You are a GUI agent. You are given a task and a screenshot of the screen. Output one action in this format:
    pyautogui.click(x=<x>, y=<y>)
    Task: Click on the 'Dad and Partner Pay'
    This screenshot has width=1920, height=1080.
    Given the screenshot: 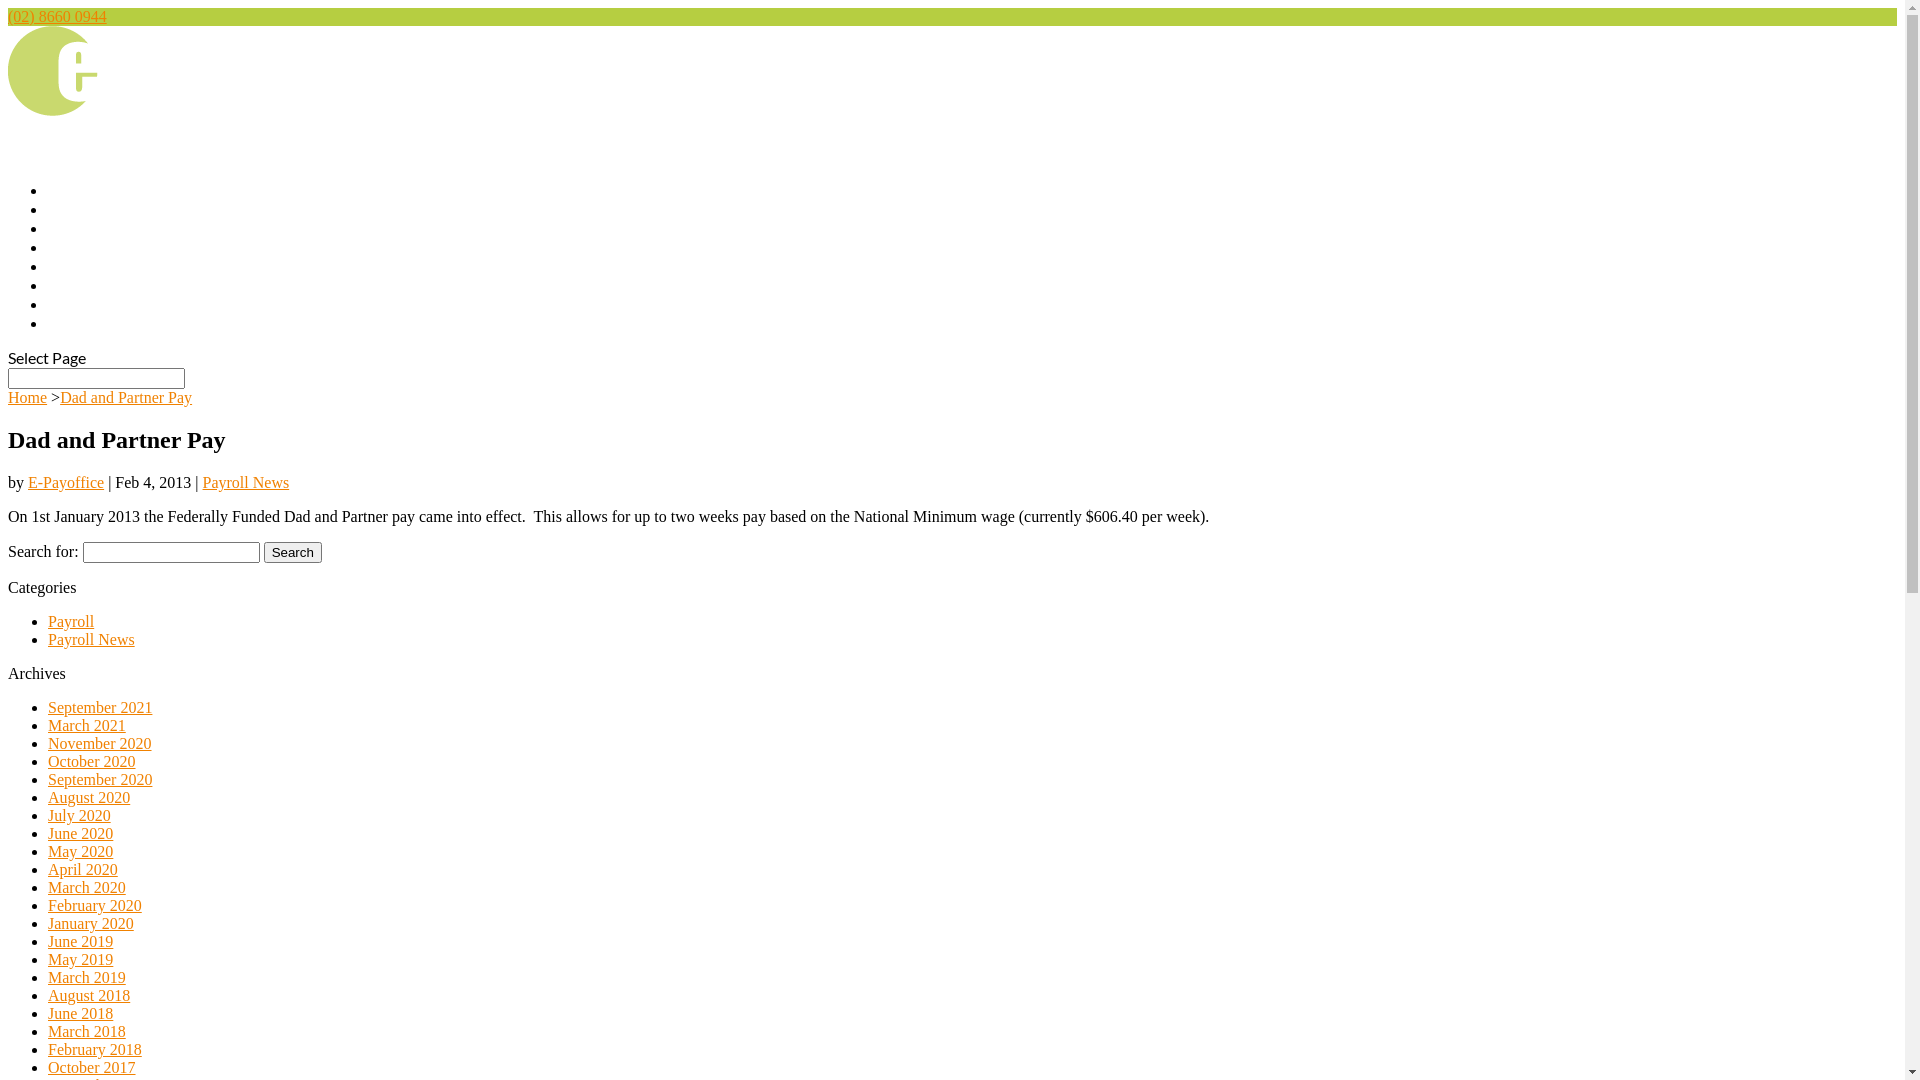 What is the action you would take?
    pyautogui.click(x=124, y=397)
    